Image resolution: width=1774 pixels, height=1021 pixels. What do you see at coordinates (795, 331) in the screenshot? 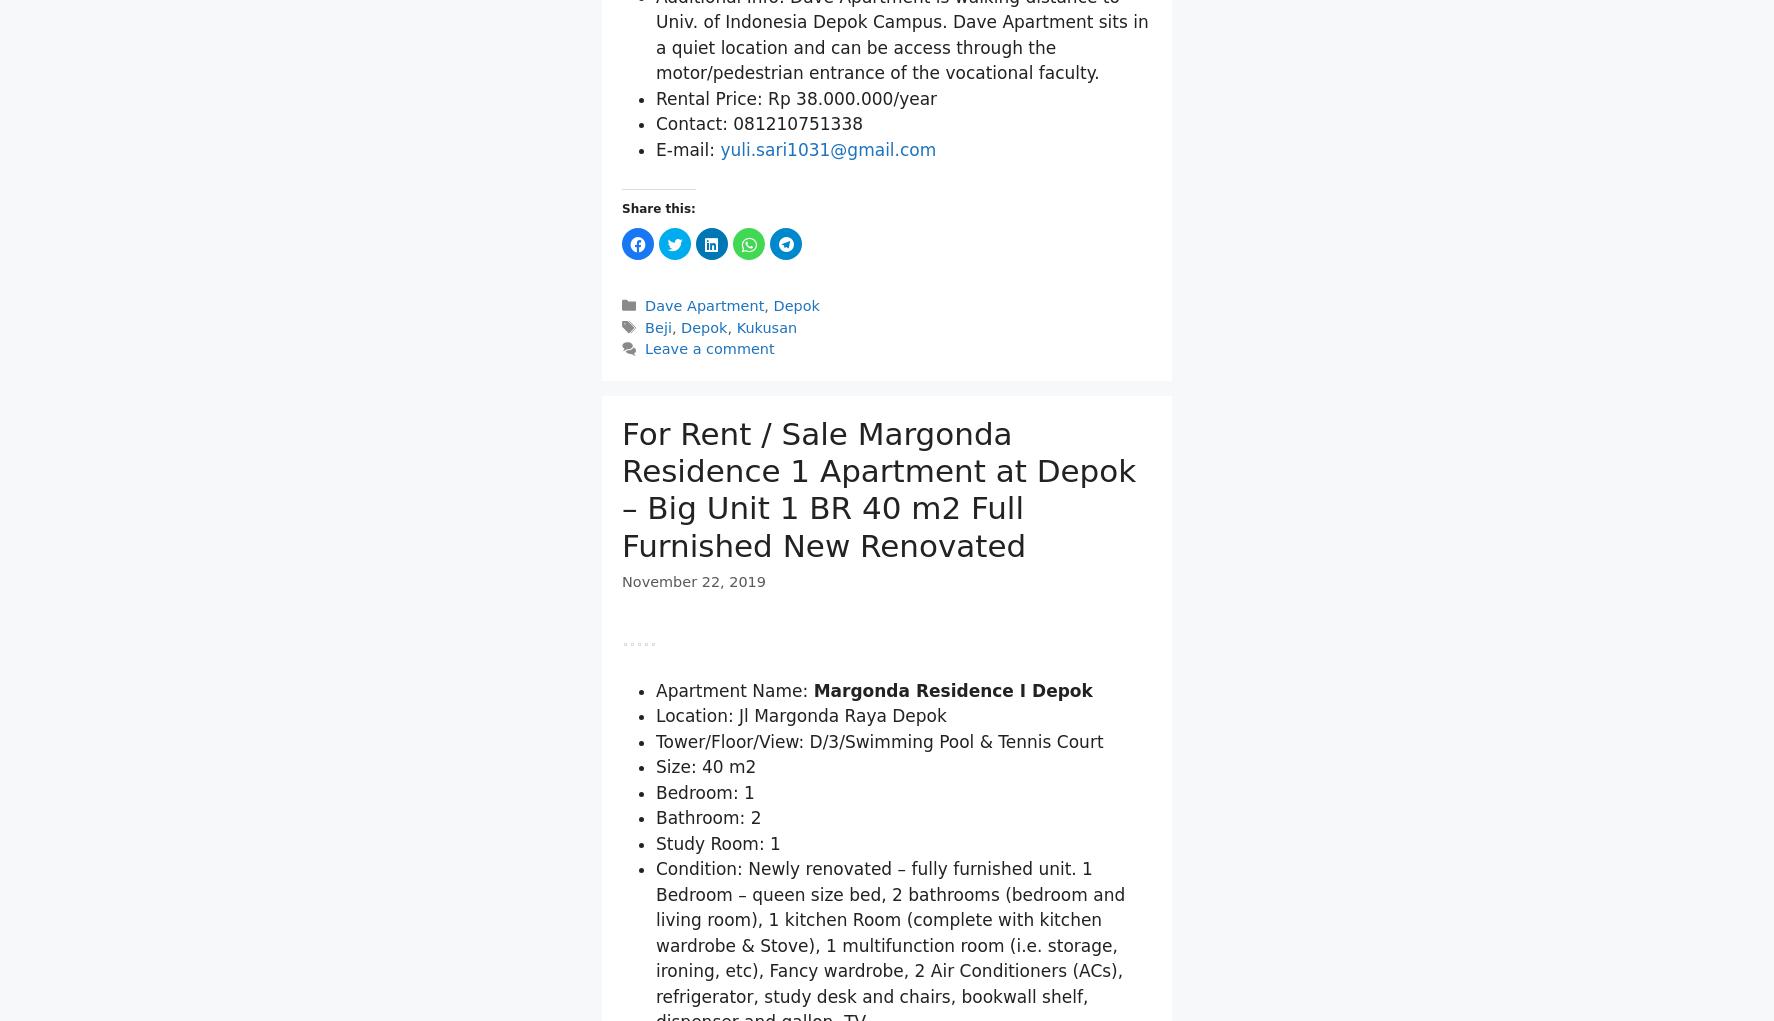
I see `'Rental Price: Rp 38.000.000/year'` at bounding box center [795, 331].